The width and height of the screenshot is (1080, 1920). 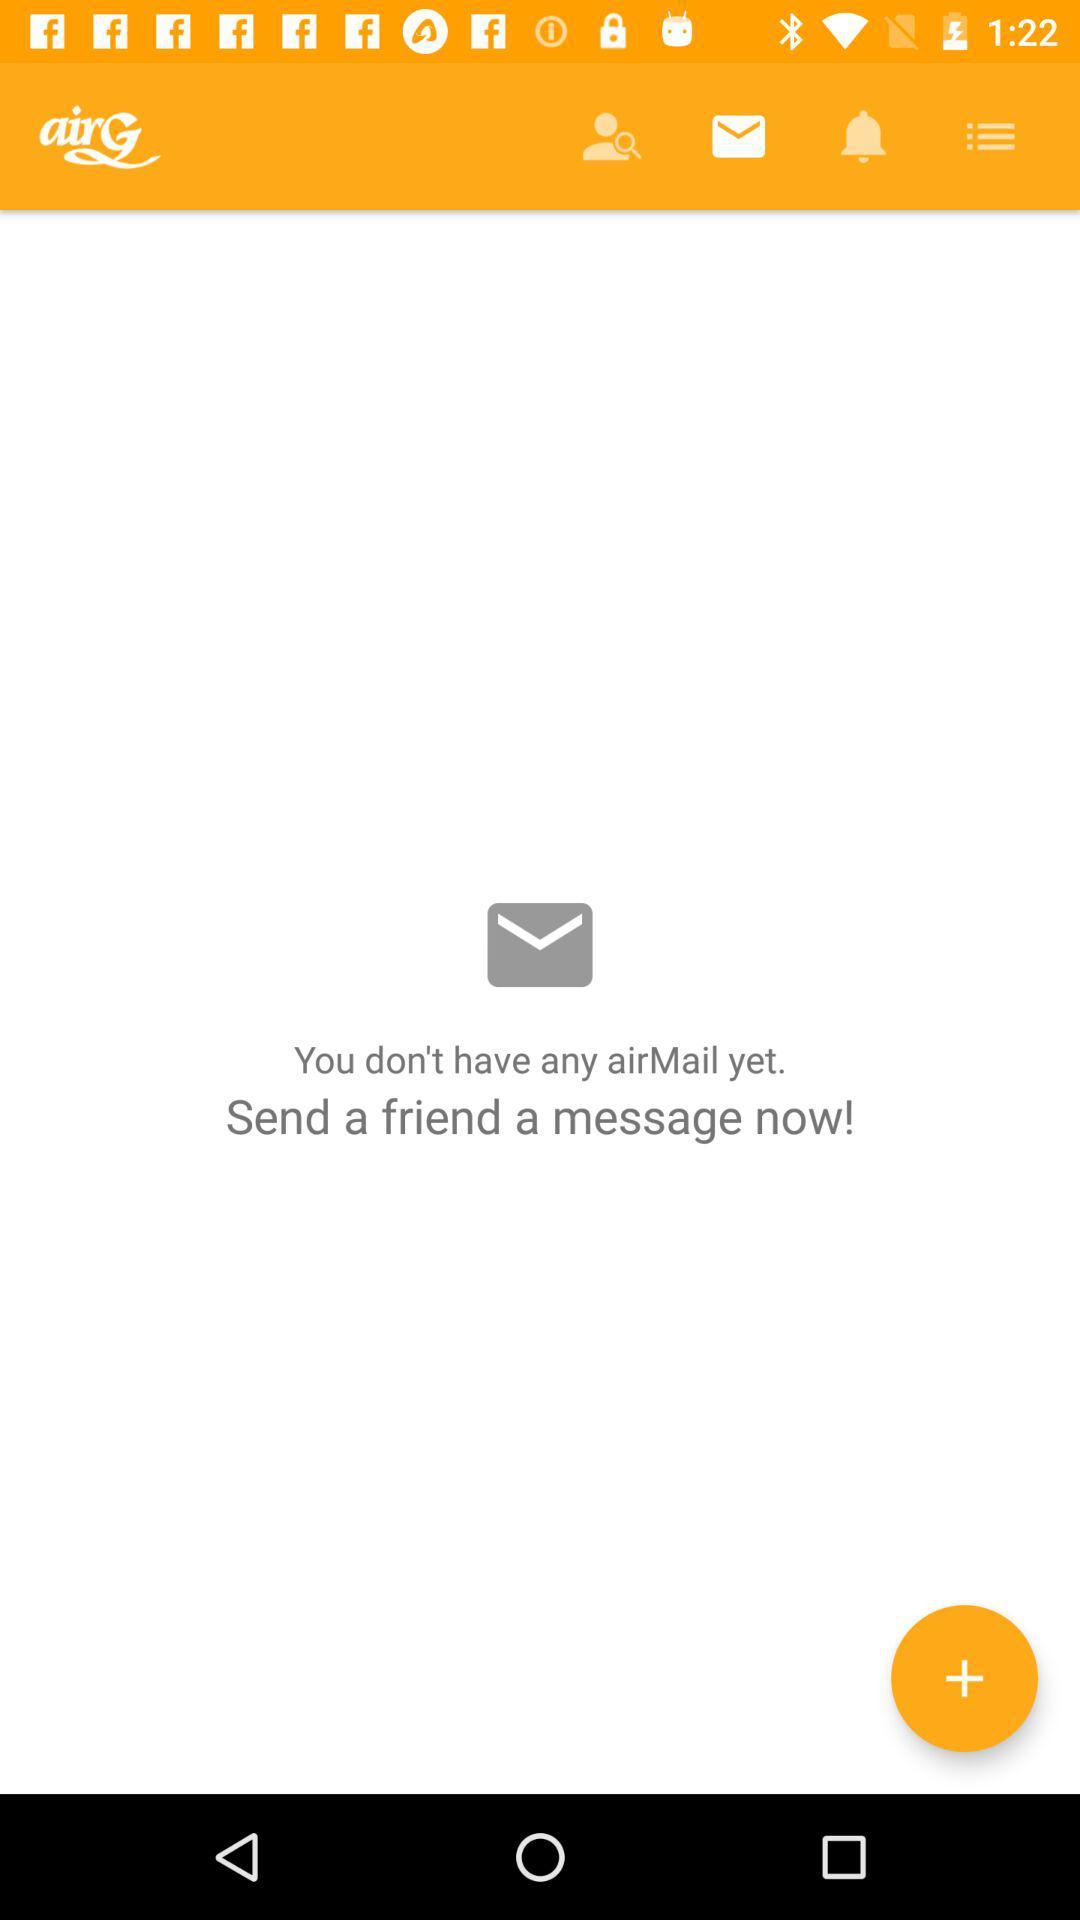 What do you see at coordinates (540, 1002) in the screenshot?
I see `send a message` at bounding box center [540, 1002].